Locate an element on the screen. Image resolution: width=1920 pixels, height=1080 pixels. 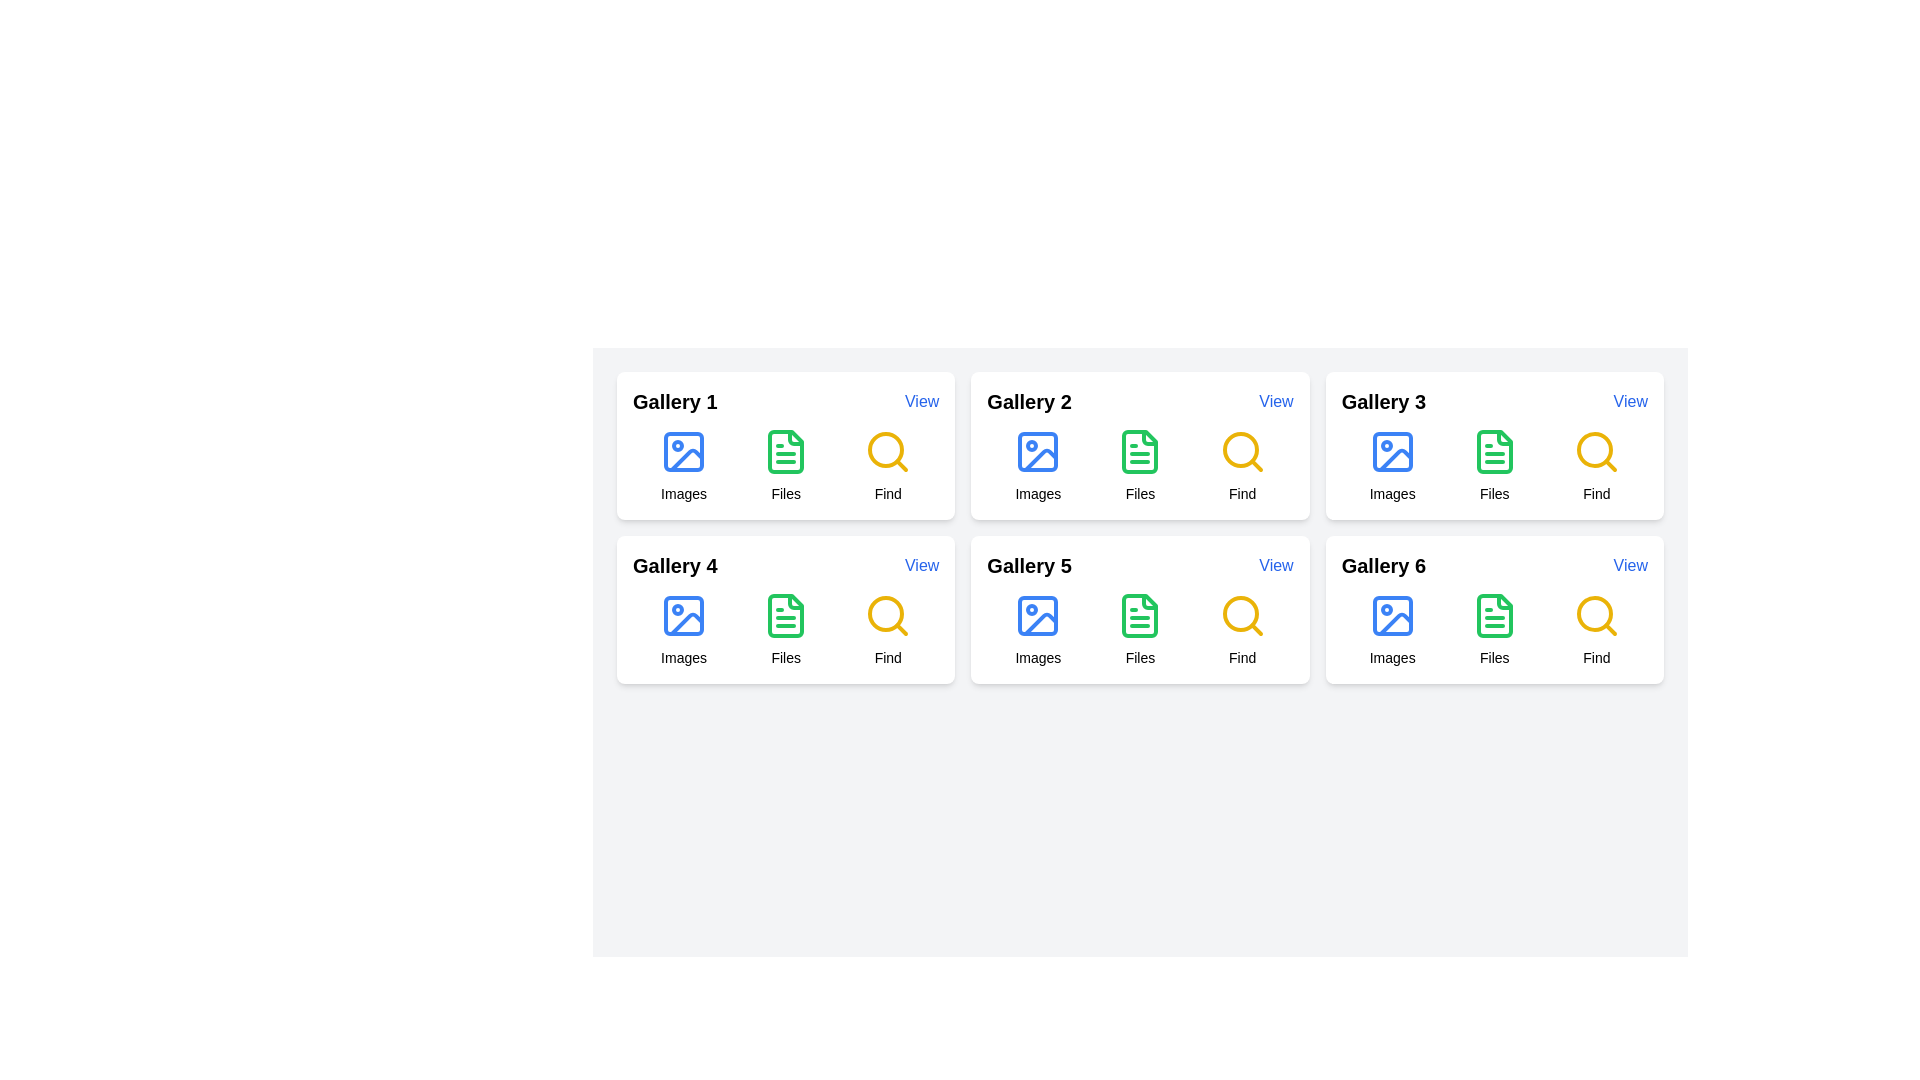
text label displaying 'Images' located below the image icon in the first card of the first row of gallery cards is located at coordinates (684, 493).